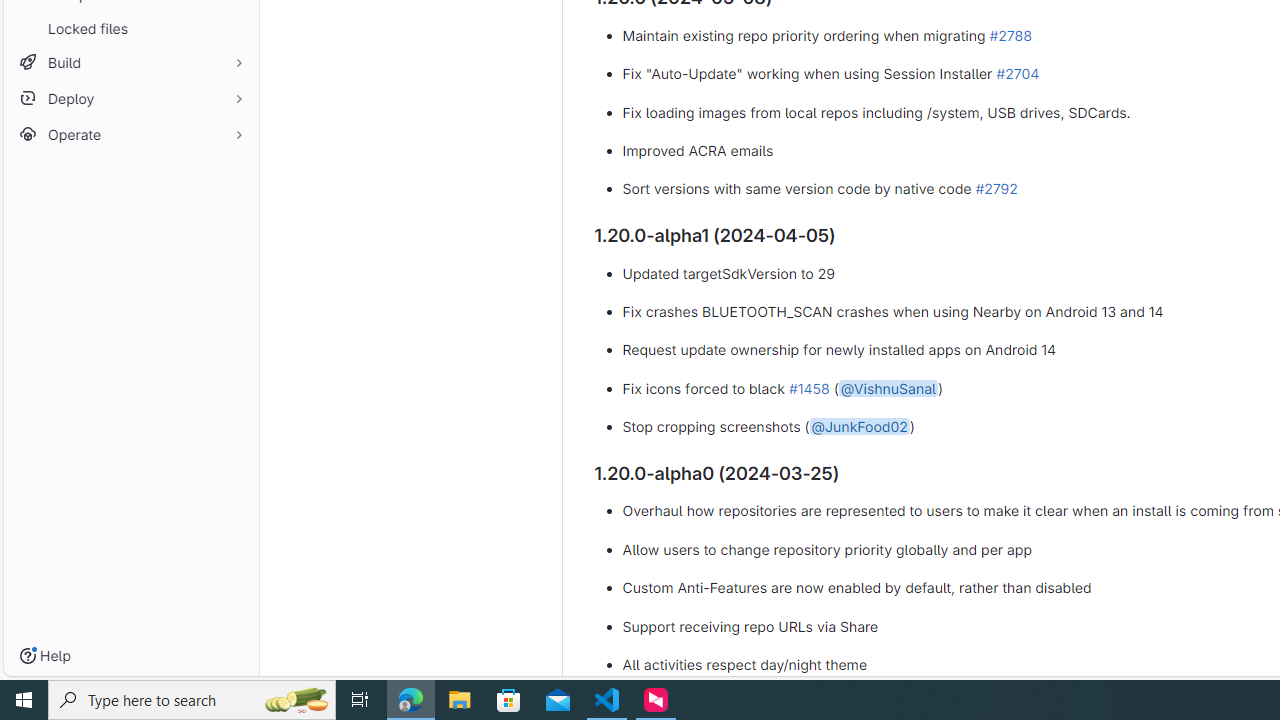  What do you see at coordinates (996, 189) in the screenshot?
I see `'#2792'` at bounding box center [996, 189].